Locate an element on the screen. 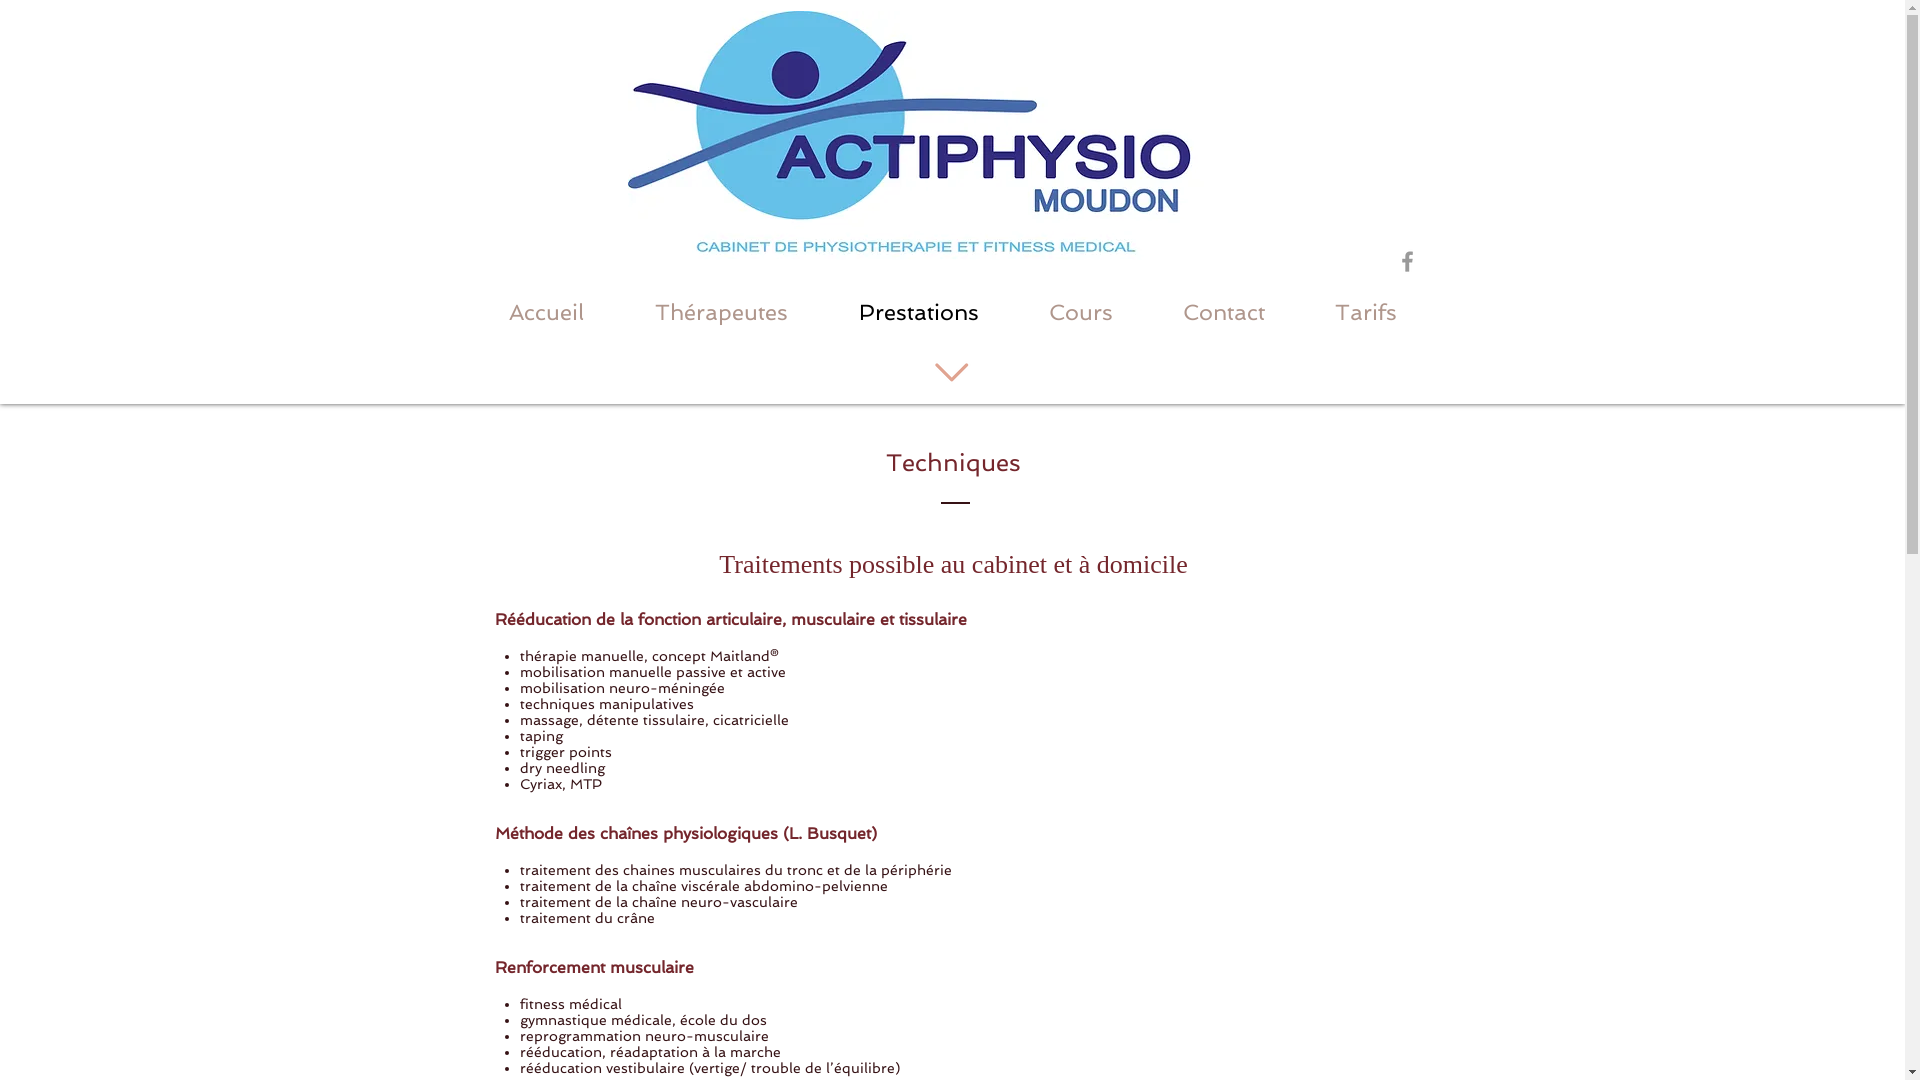 The image size is (1920, 1080). 'Contact' is located at coordinates (1223, 312).